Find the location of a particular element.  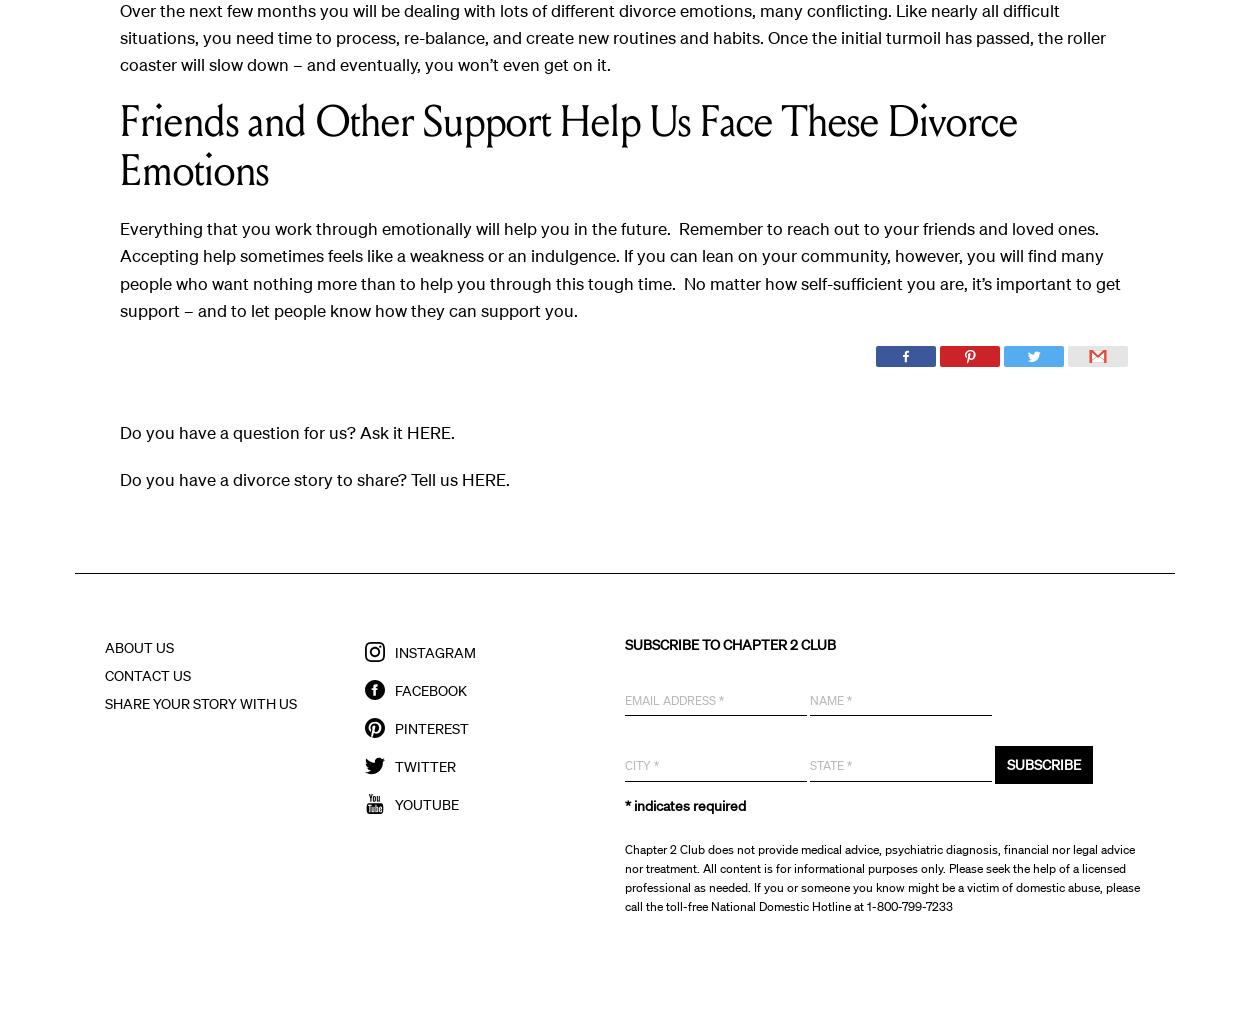

'Everything that you work through emotionally will help you in the future.  Remember to reach out to your friends and loved ones. Accepting help sometimes feels like a weakness or an indulgence. If you can lean on your community, however, you will find many people who want nothing more than to help you through this tough time.  No matter how self-sufficient you are, it’s important to get support – and to let people know how they can support you.' is located at coordinates (619, 268).